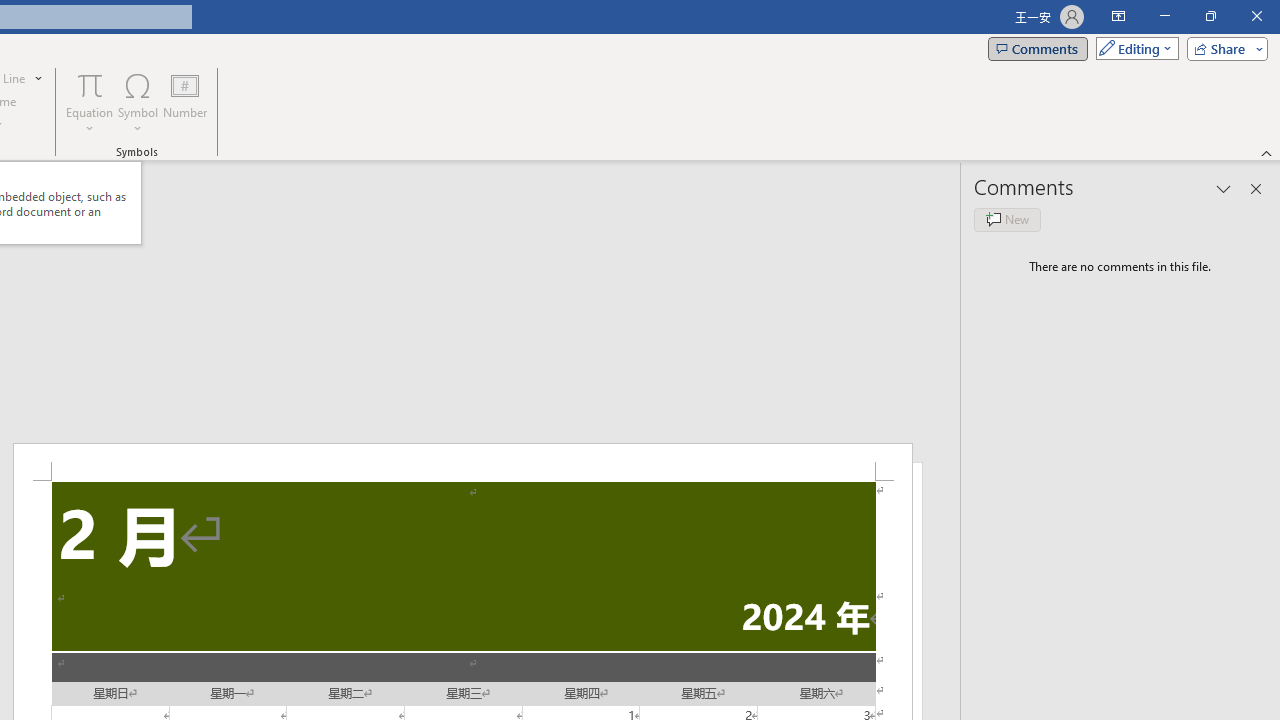 The width and height of the screenshot is (1280, 720). What do you see at coordinates (185, 103) in the screenshot?
I see `'Number...'` at bounding box center [185, 103].